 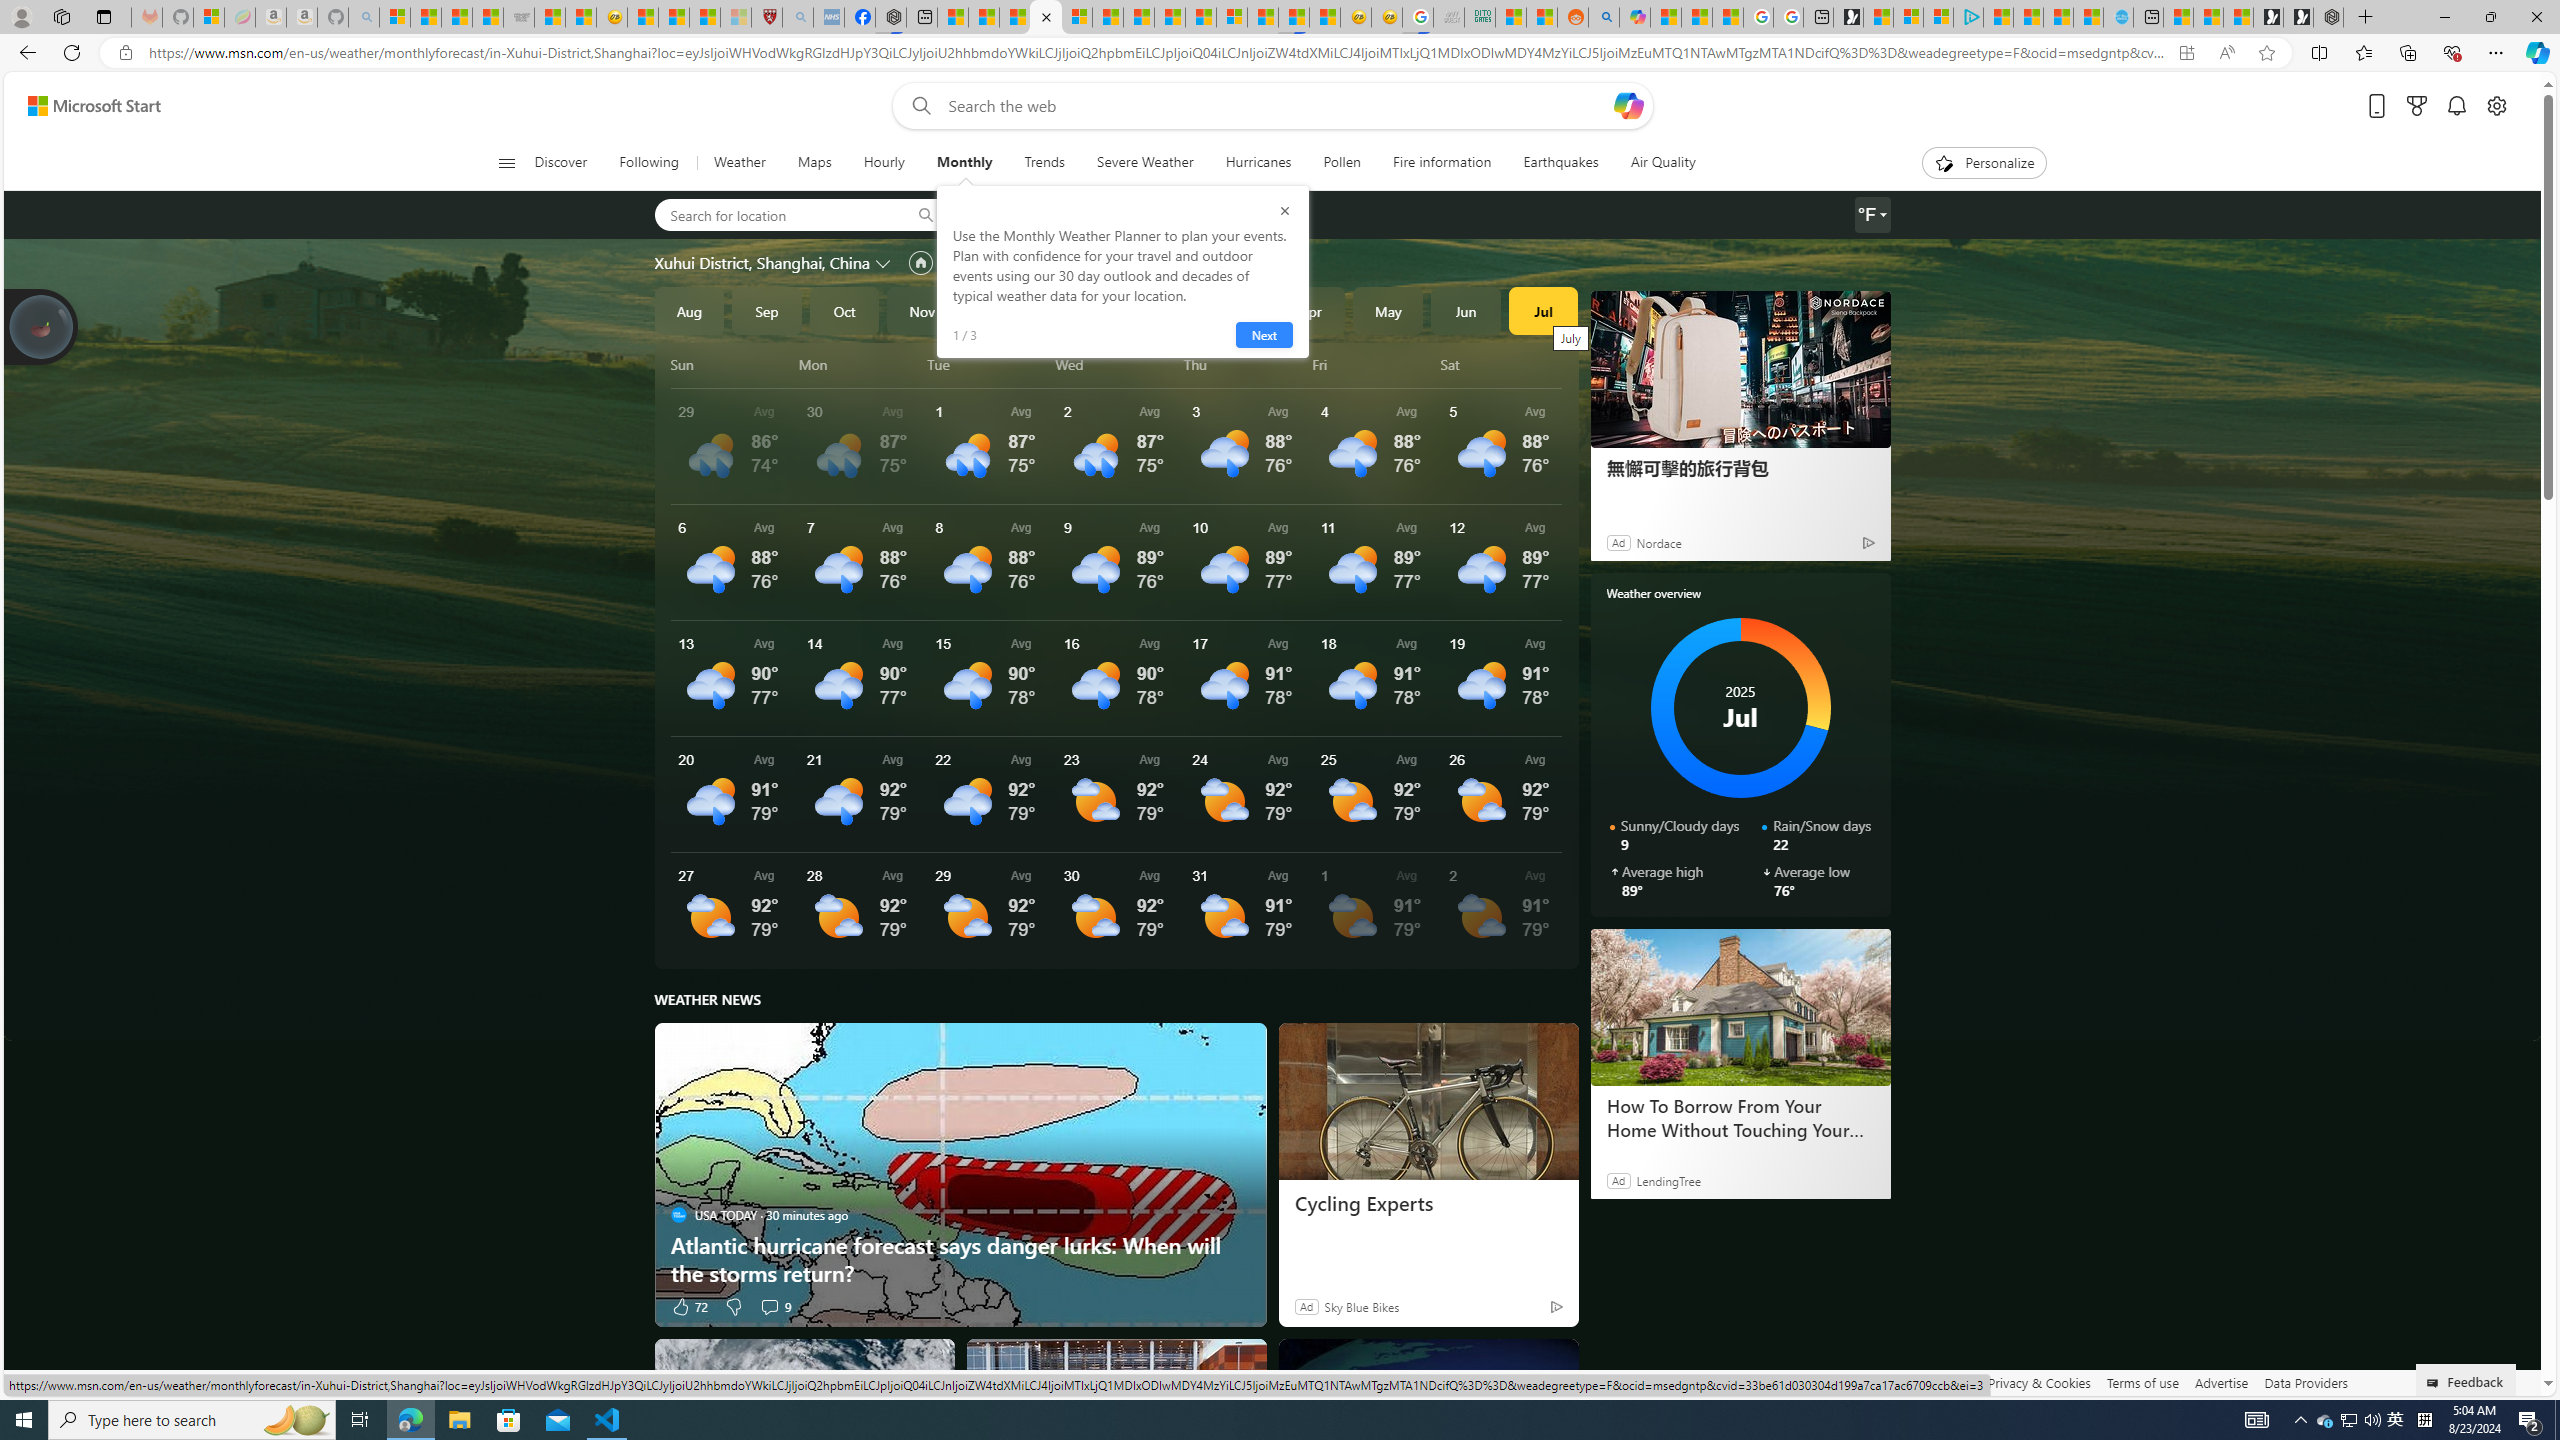 What do you see at coordinates (1145, 162) in the screenshot?
I see `'Severe Weather'` at bounding box center [1145, 162].